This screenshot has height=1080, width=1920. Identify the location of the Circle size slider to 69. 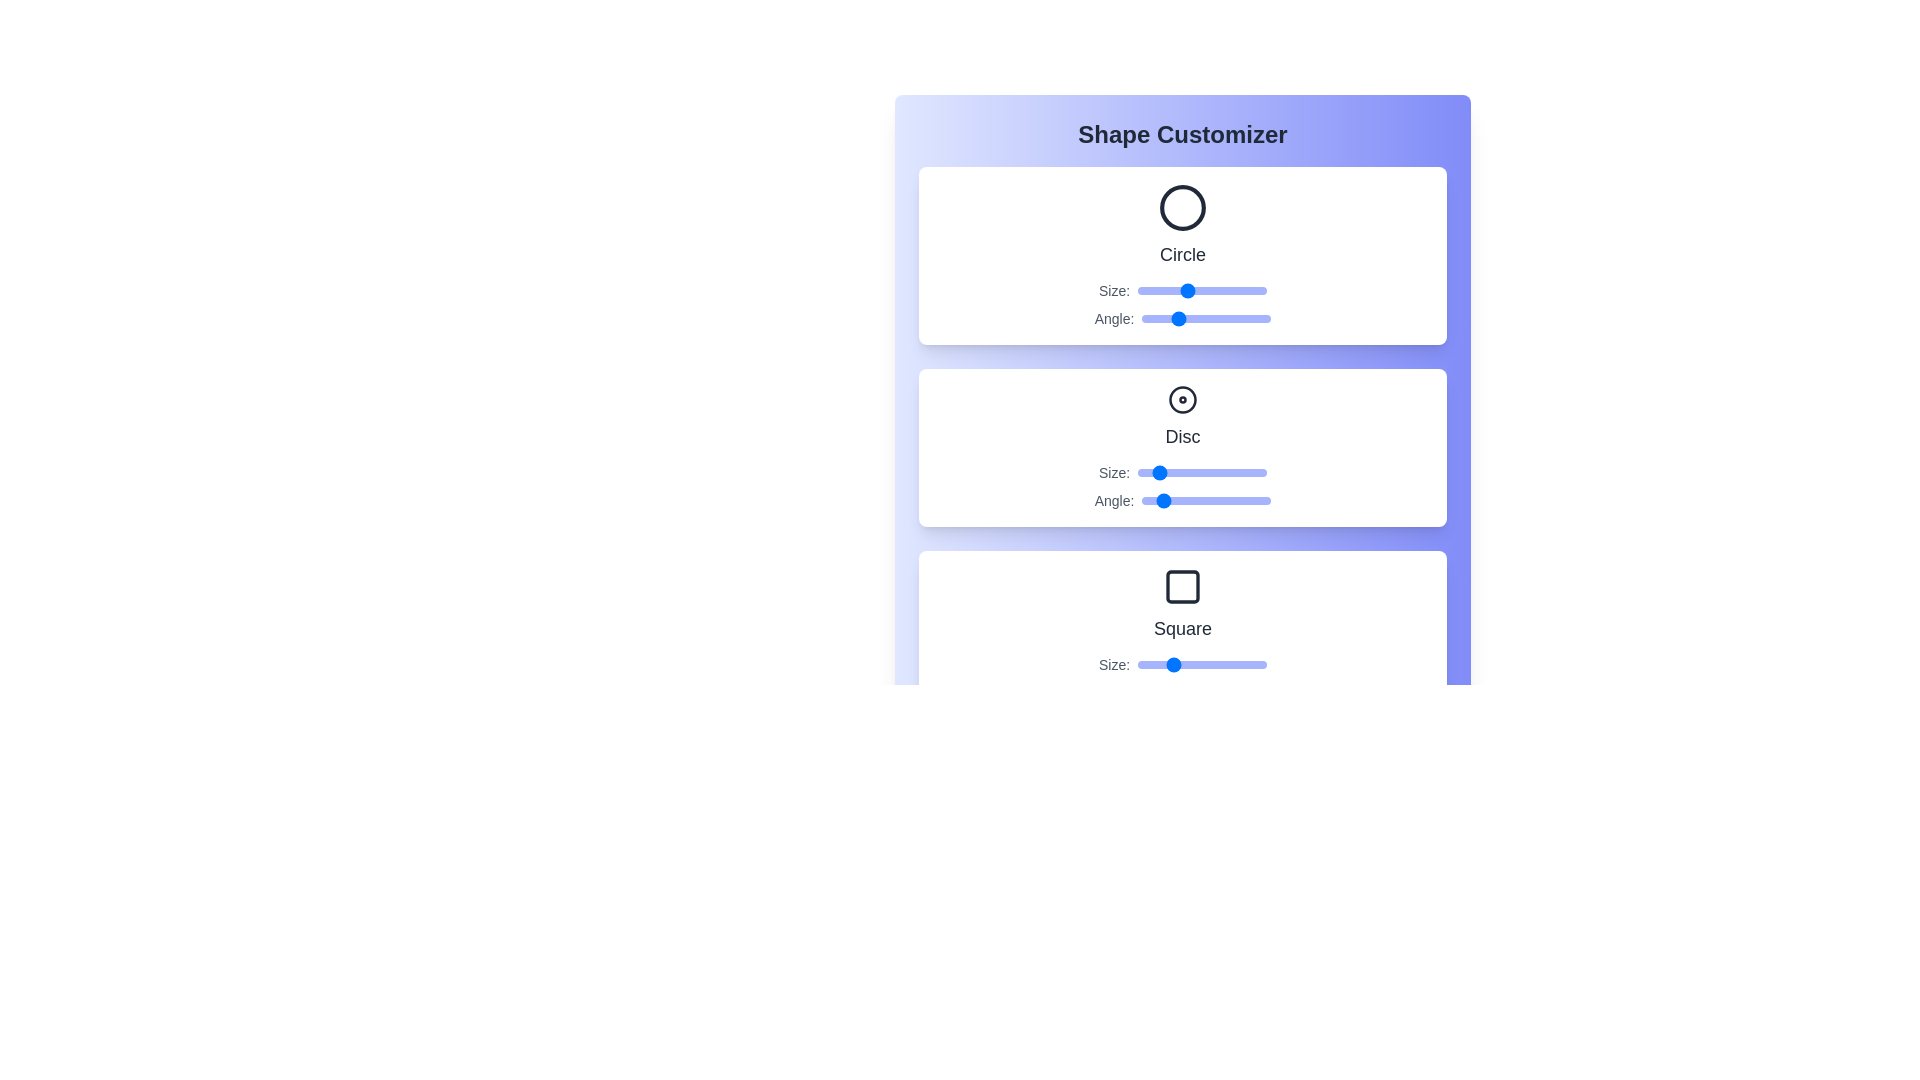
(1216, 290).